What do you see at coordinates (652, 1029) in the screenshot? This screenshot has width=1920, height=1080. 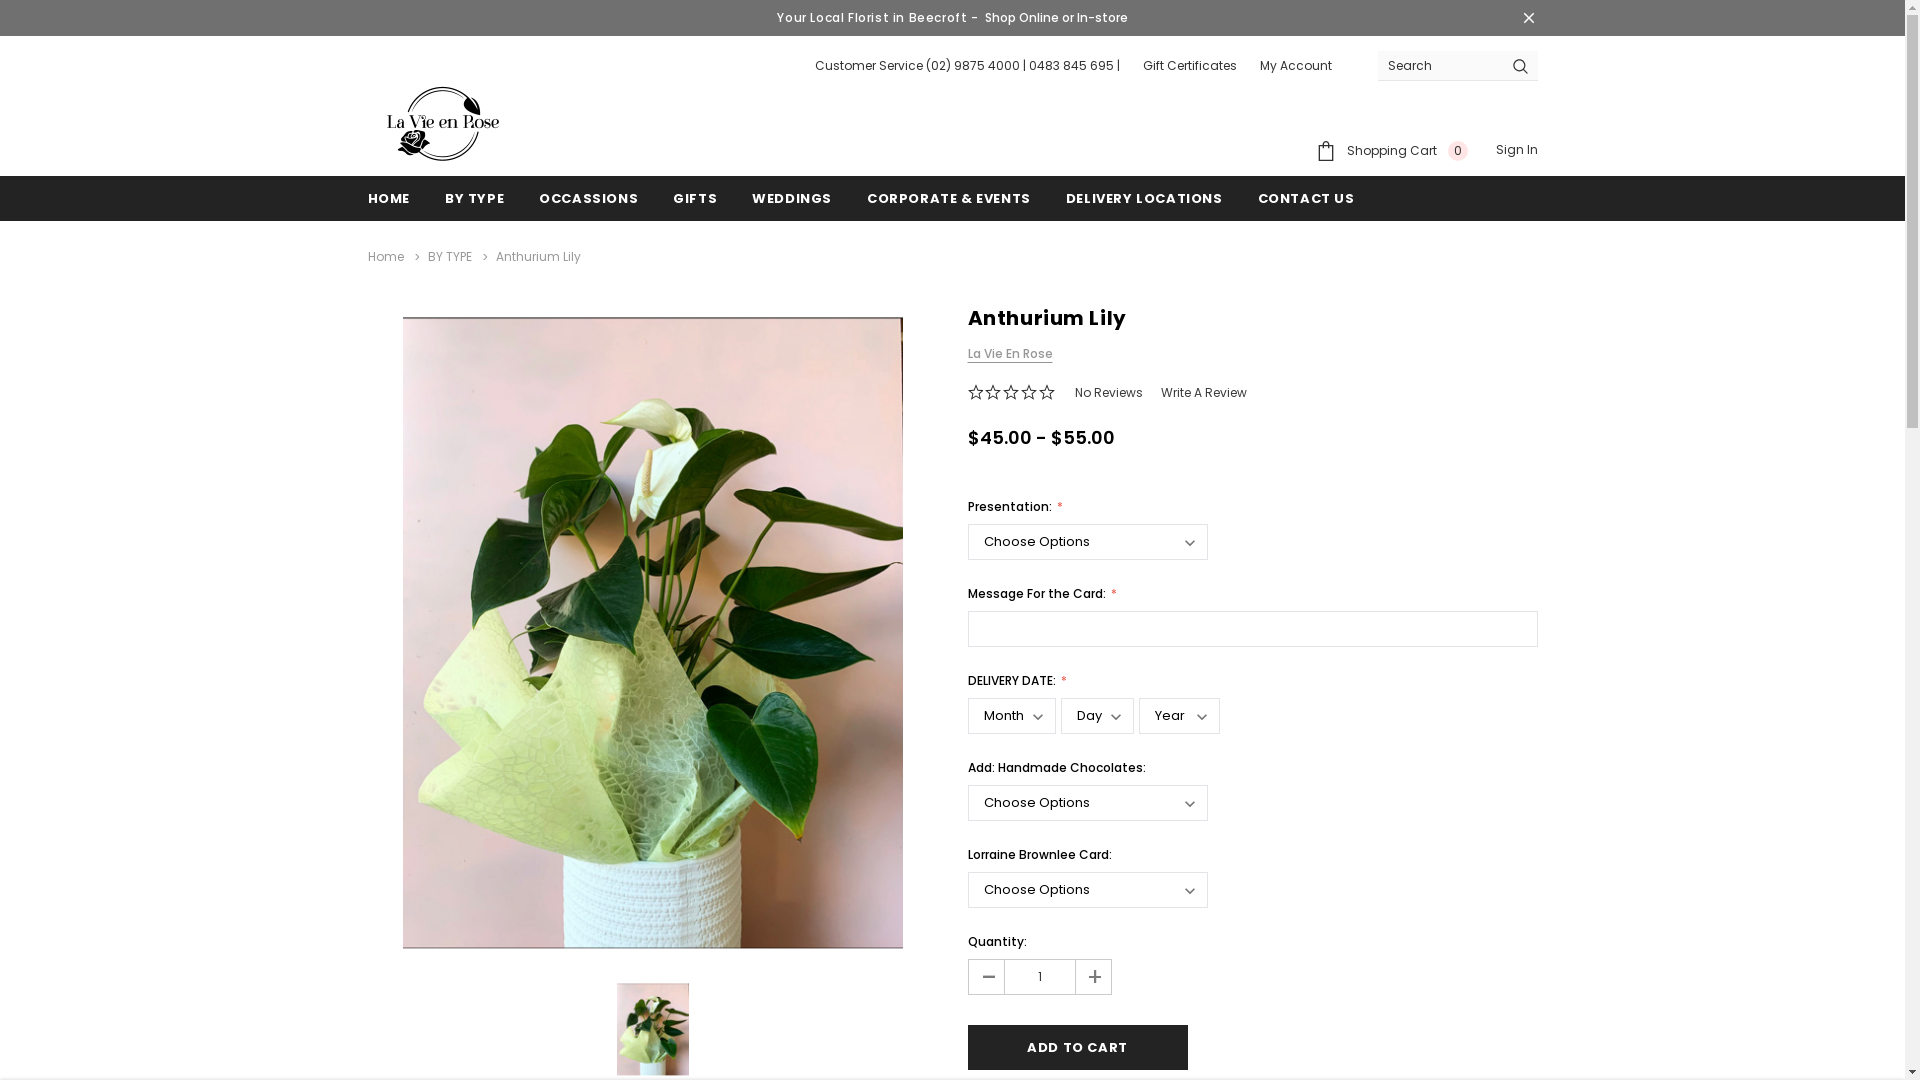 I see `'Anthurium Lily'` at bounding box center [652, 1029].